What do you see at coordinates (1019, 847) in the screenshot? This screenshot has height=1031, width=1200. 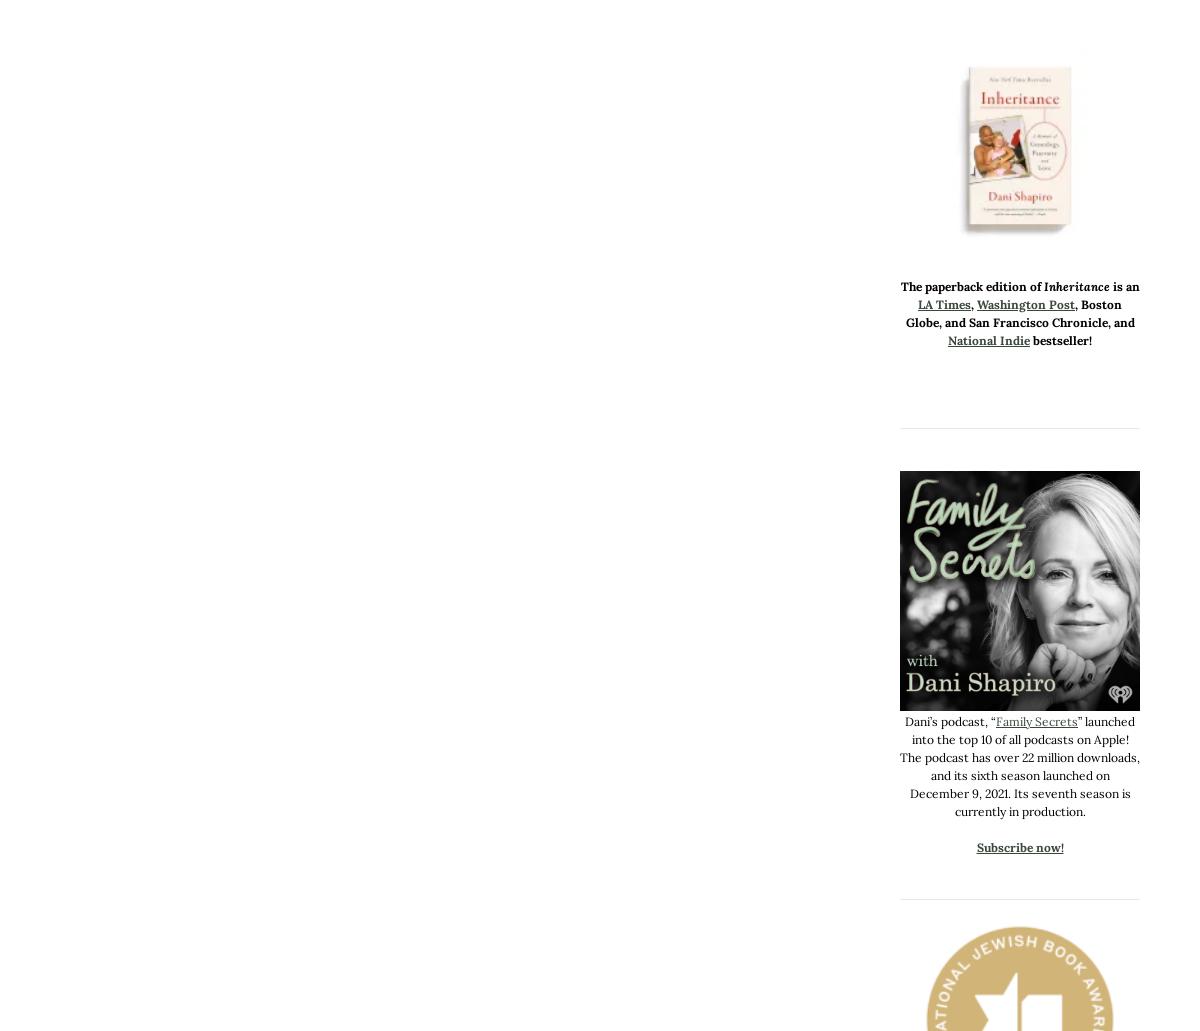 I see `'Subscribe now!'` at bounding box center [1019, 847].